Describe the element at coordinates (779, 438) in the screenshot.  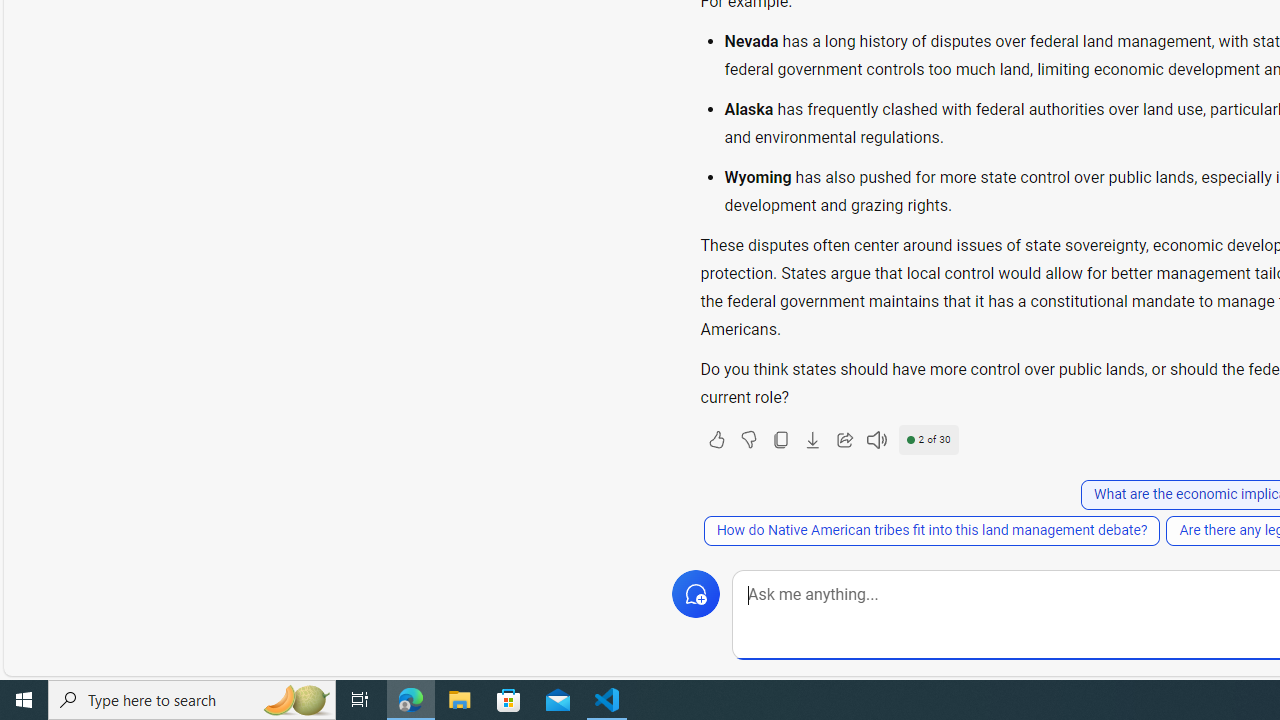
I see `'Copy'` at that location.